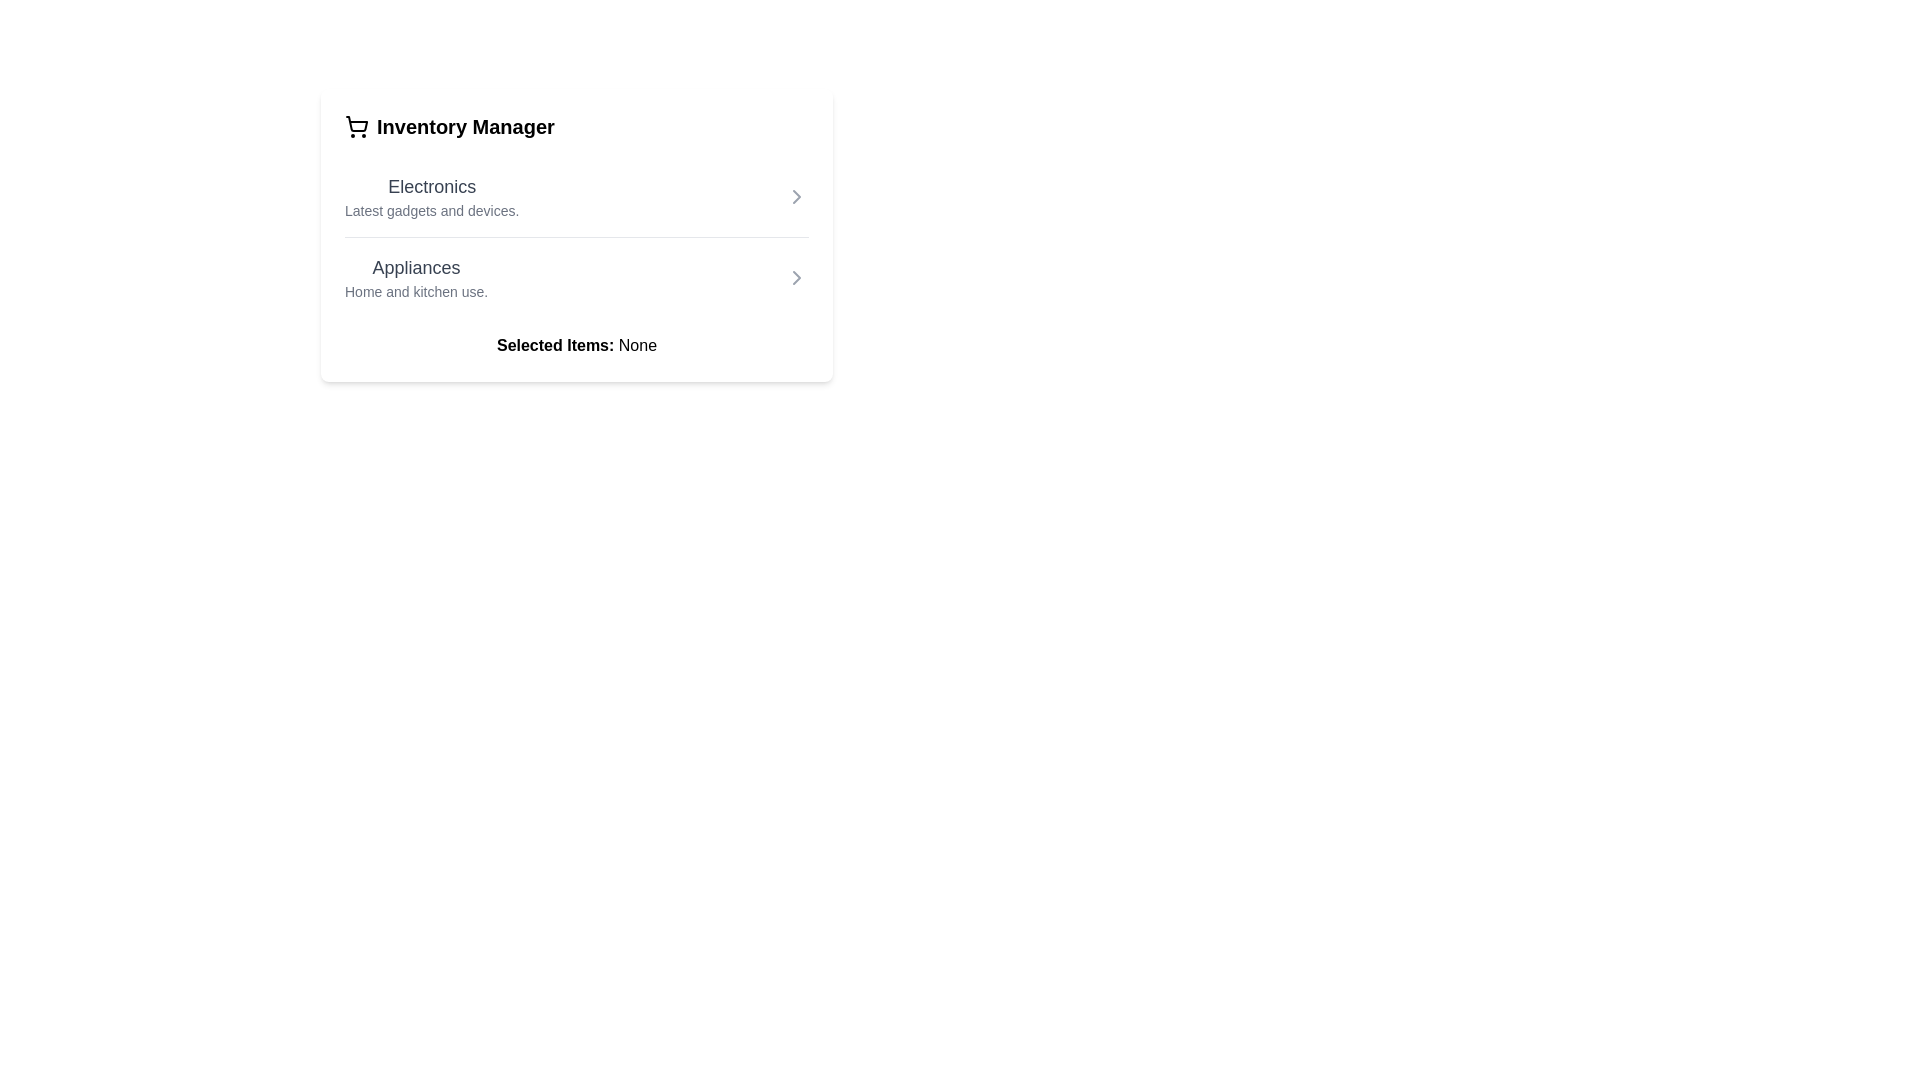 The width and height of the screenshot is (1920, 1080). I want to click on the chevron icon located at the right edge of the 'Electronics' section, so click(795, 196).